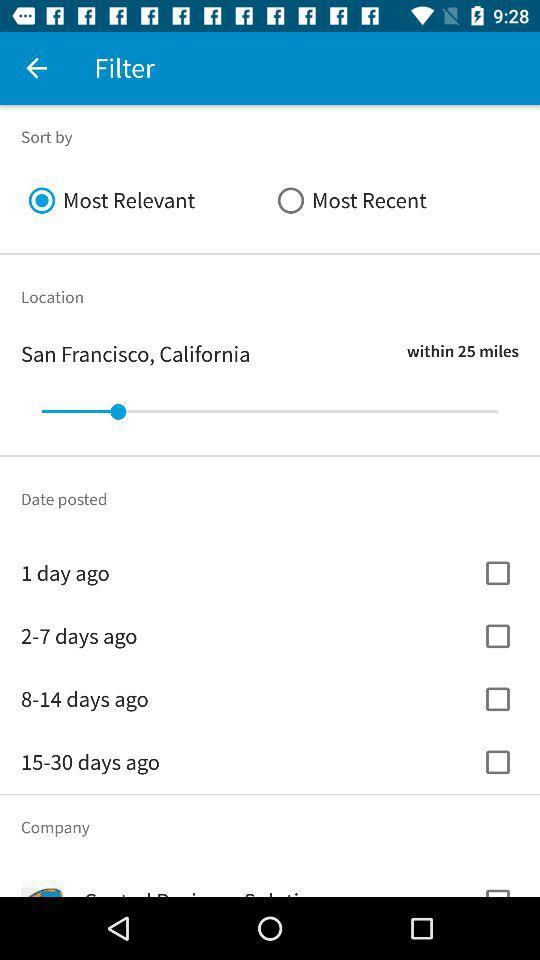 The height and width of the screenshot is (960, 540). Describe the element at coordinates (394, 200) in the screenshot. I see `icon at the top right corner` at that location.